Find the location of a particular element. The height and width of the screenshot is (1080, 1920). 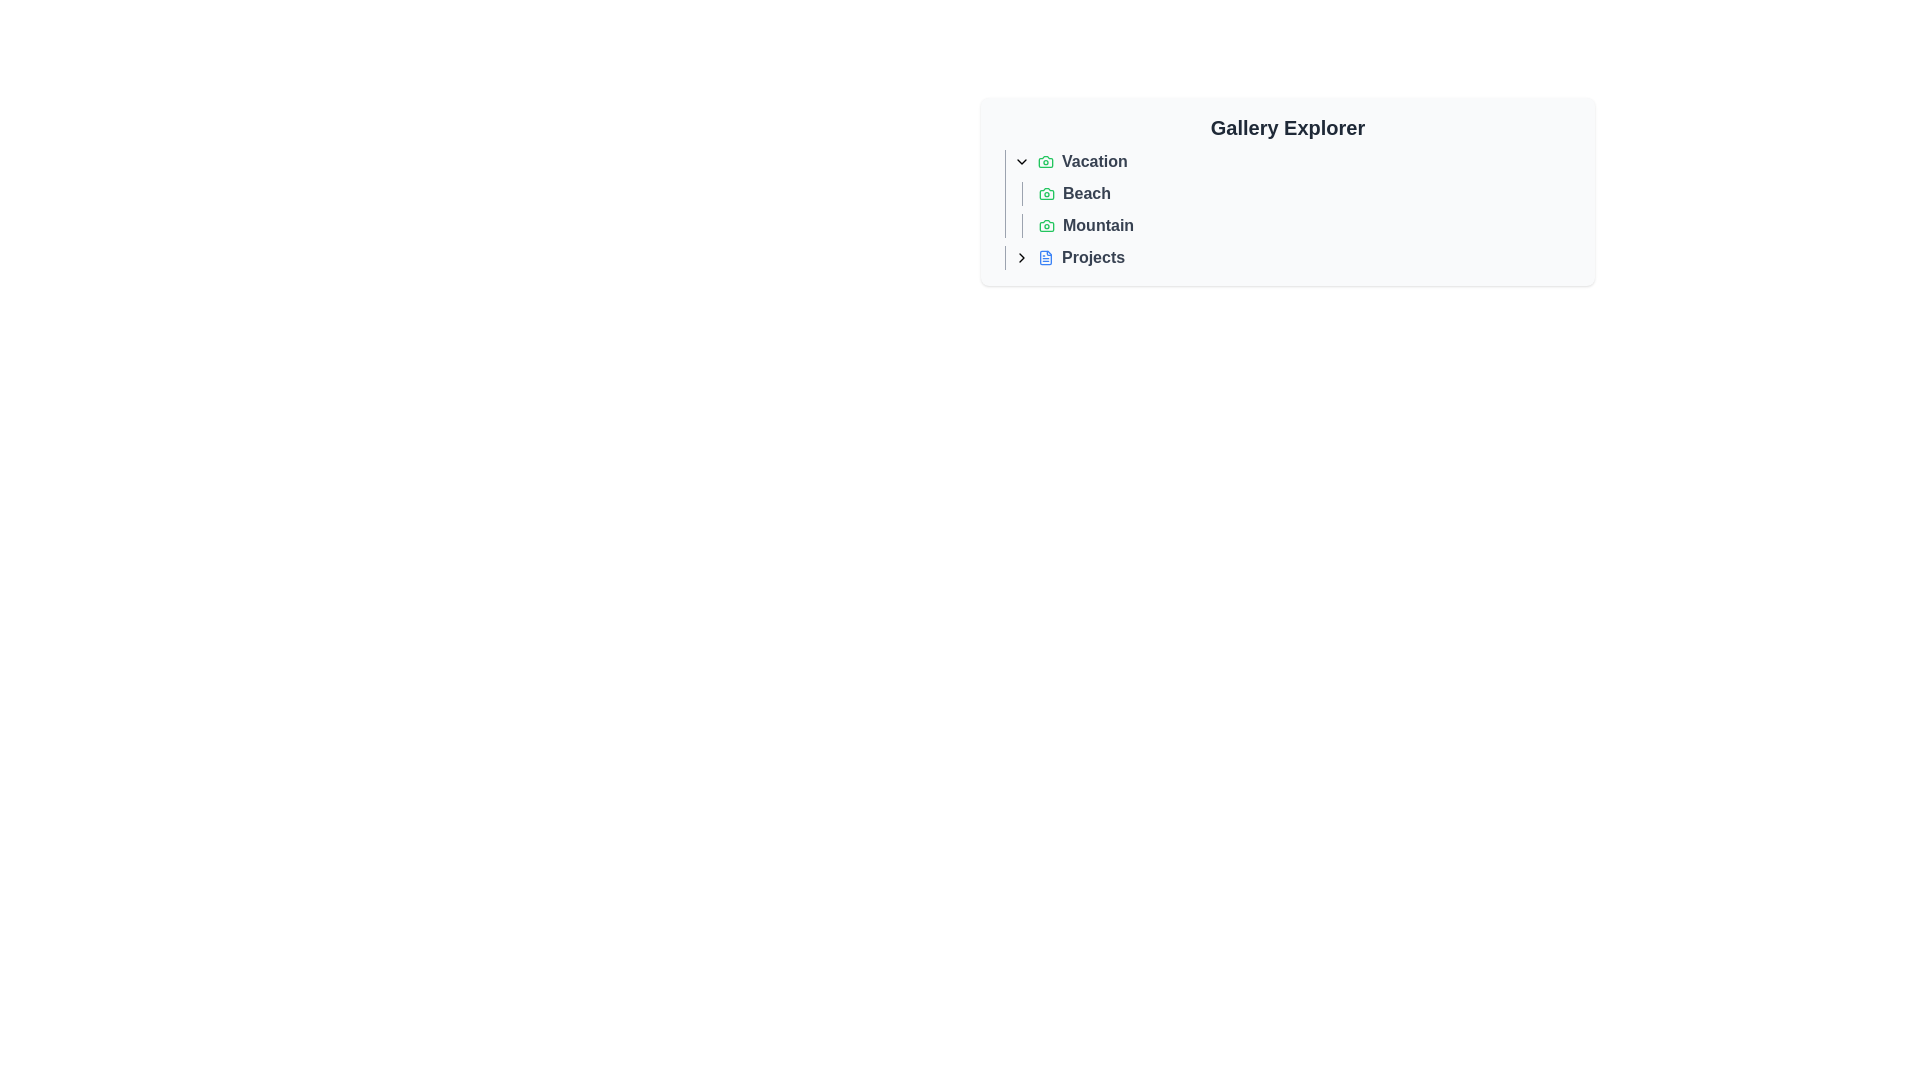

the 'Vacation' category icon located to the left of the text within the upper section of the list panel is located at coordinates (1045, 161).